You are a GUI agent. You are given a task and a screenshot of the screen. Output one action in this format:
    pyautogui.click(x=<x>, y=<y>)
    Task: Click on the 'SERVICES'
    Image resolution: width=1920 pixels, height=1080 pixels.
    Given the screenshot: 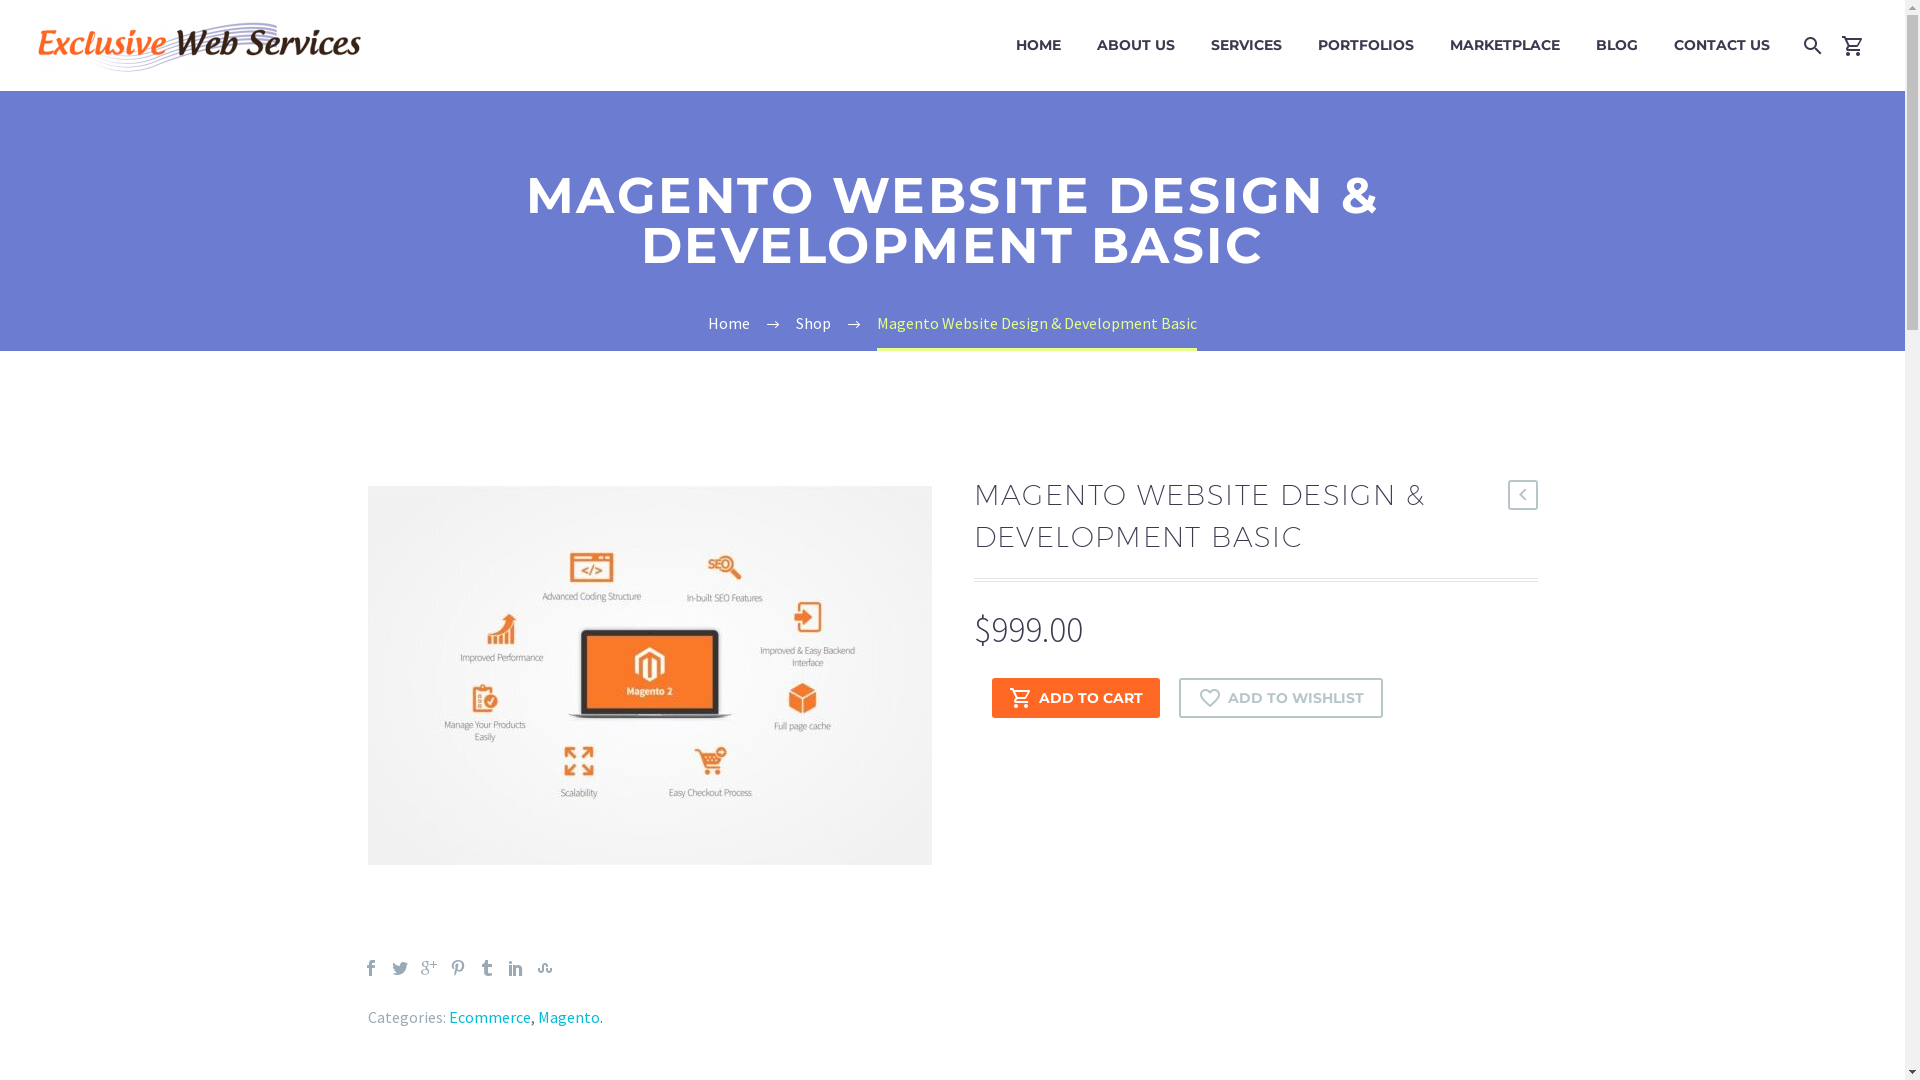 What is the action you would take?
    pyautogui.click(x=1245, y=45)
    